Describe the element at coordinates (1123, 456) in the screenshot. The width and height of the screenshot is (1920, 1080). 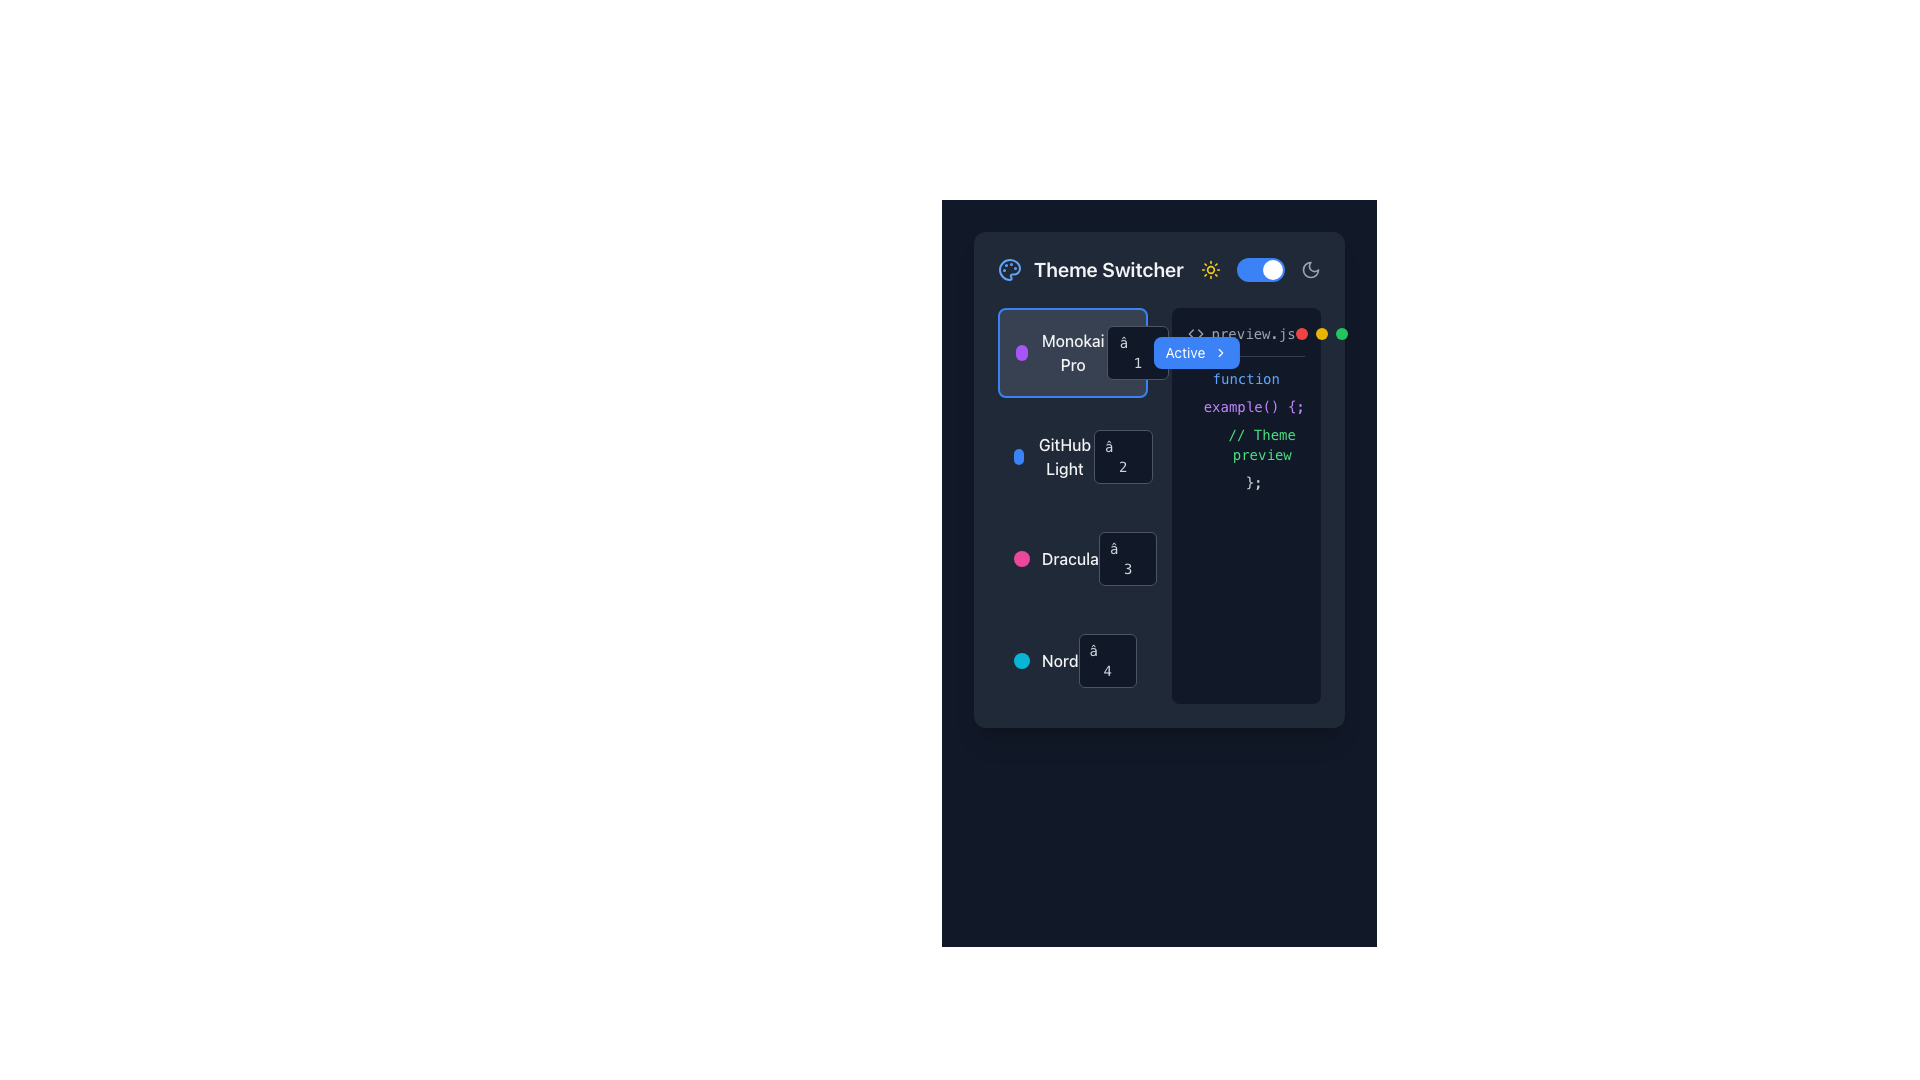
I see `the 'GitHub Light' theme text label or badge, which is located in the second row of the theme options list, to the right of the theme label and colored indicator` at that location.